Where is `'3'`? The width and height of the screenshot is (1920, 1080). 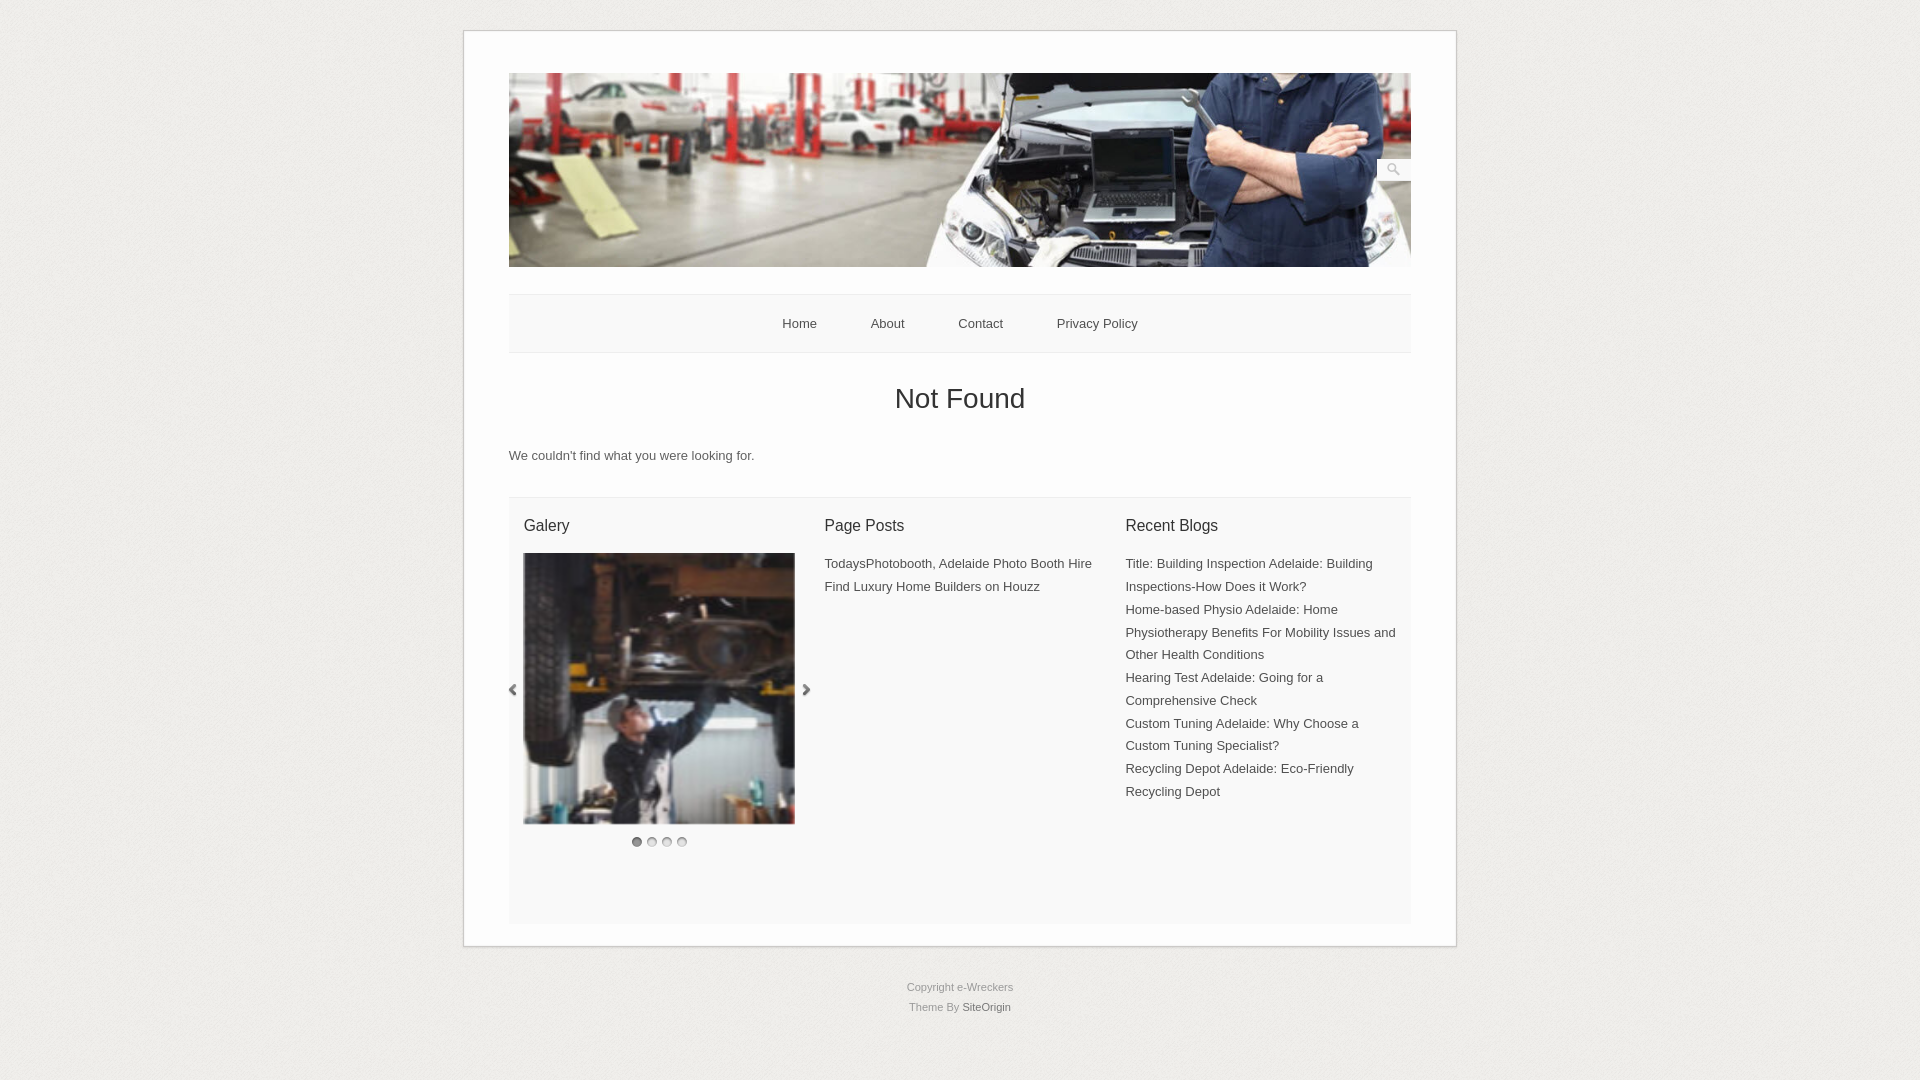
'3' is located at coordinates (662, 842).